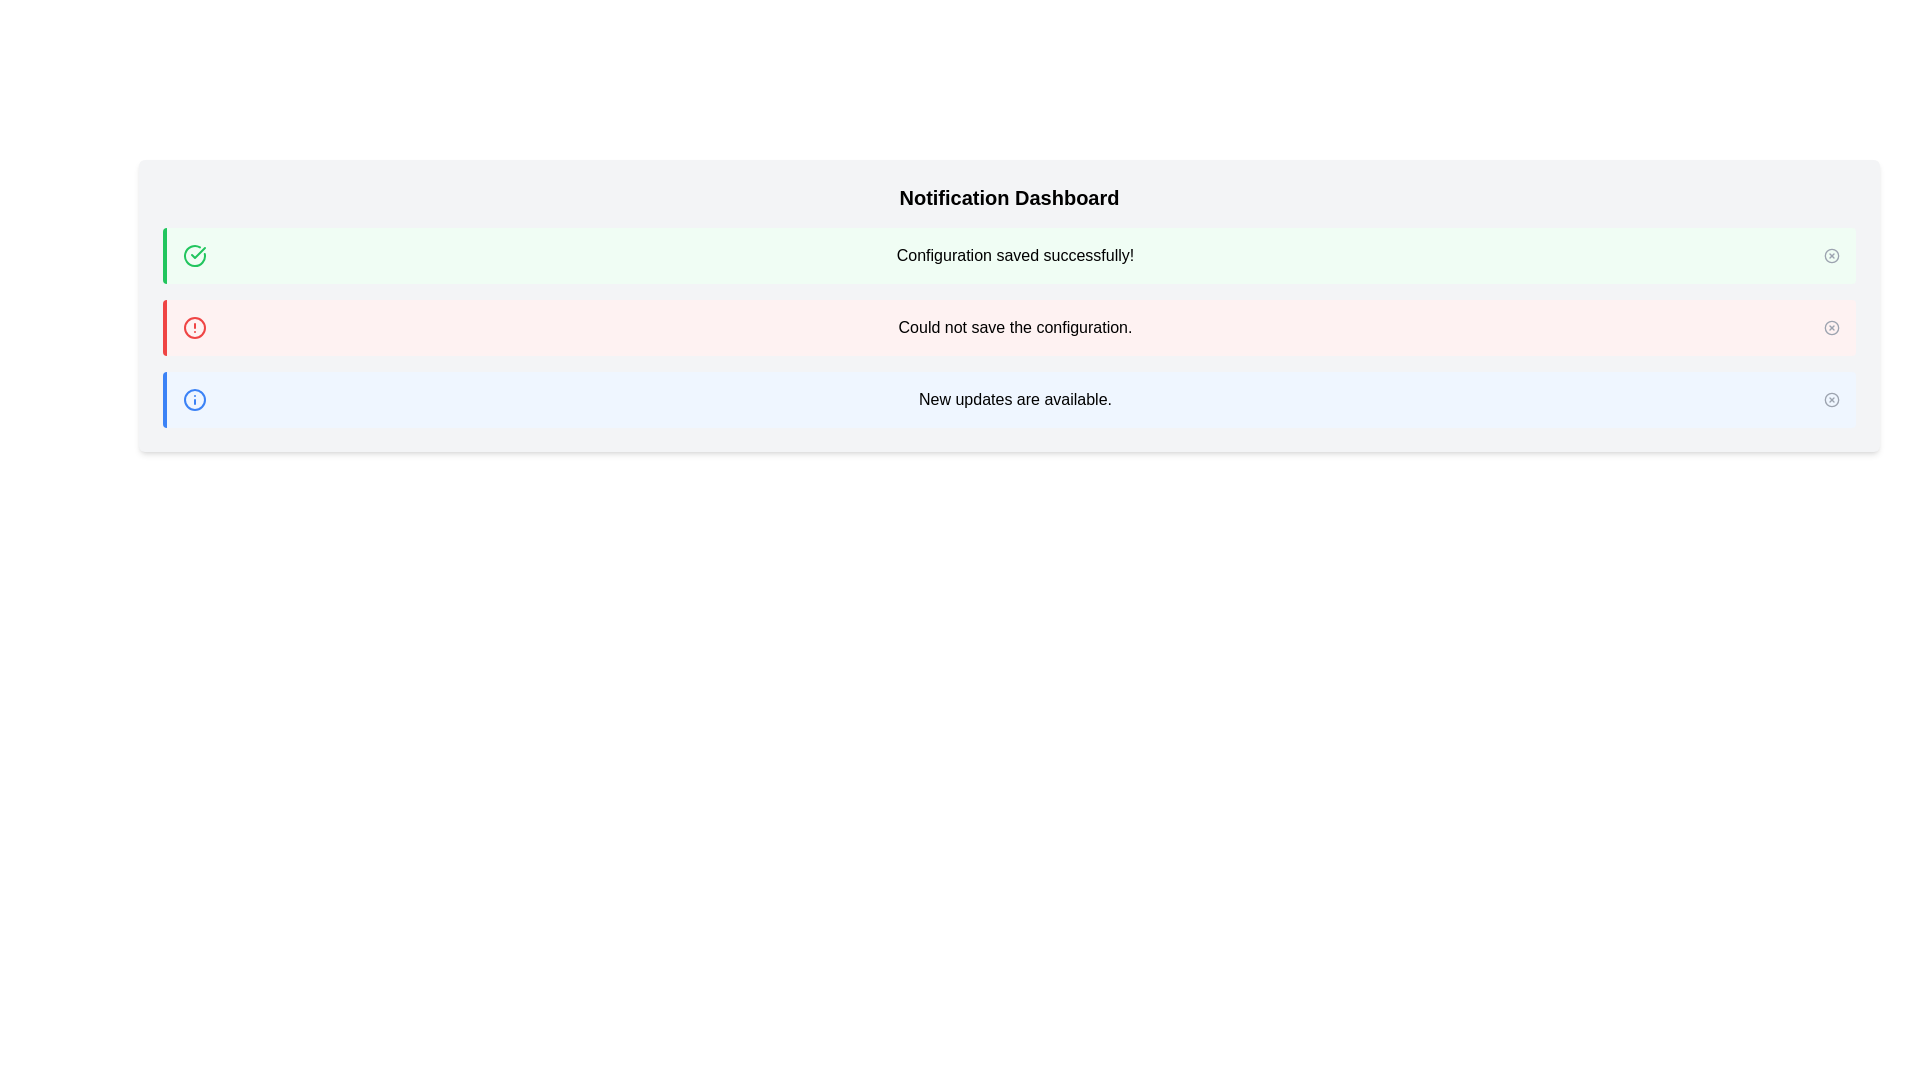 The width and height of the screenshot is (1920, 1080). Describe the element at coordinates (1832, 400) in the screenshot. I see `the circular graphical element, which is the first sub-component of the square icon on the right end of the blue notification bar indicating 'New updates are available.'` at that location.